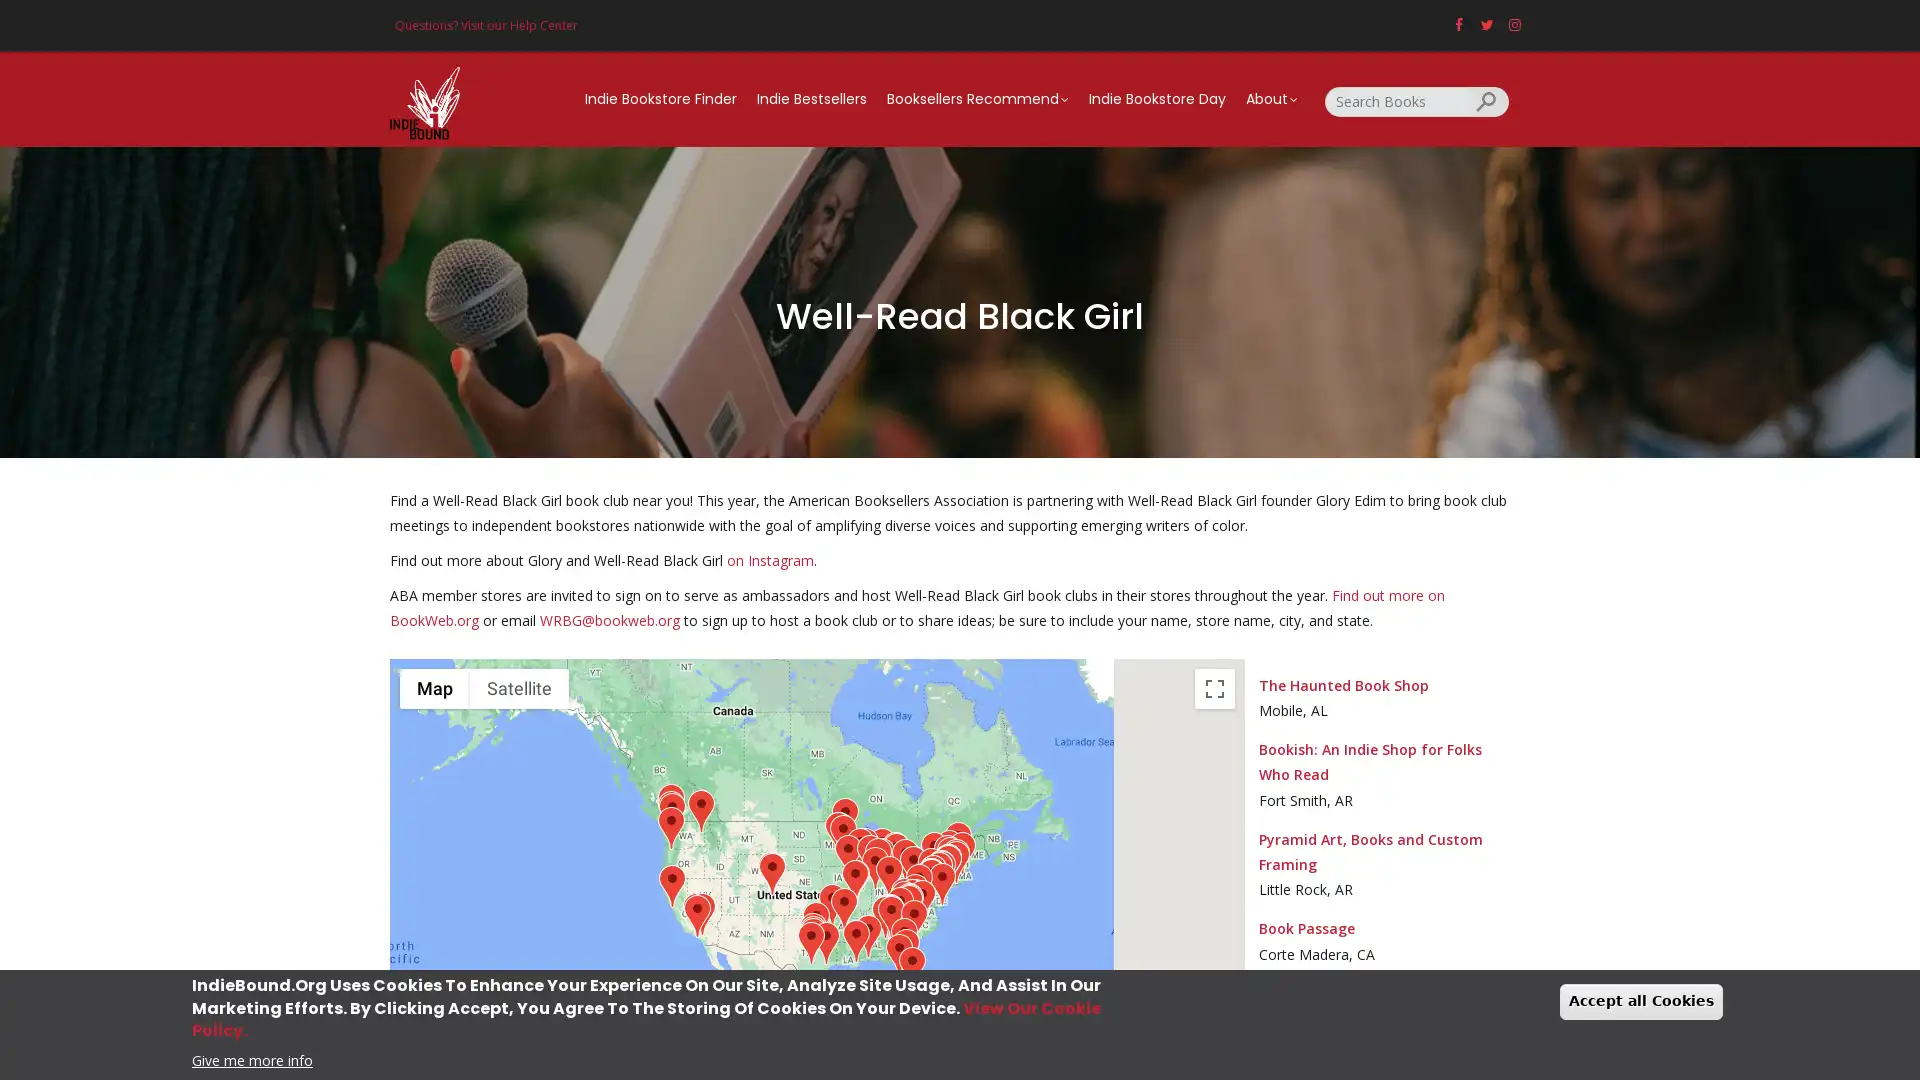  What do you see at coordinates (940, 870) in the screenshot?
I see `Inkwood Books (NJ)` at bounding box center [940, 870].